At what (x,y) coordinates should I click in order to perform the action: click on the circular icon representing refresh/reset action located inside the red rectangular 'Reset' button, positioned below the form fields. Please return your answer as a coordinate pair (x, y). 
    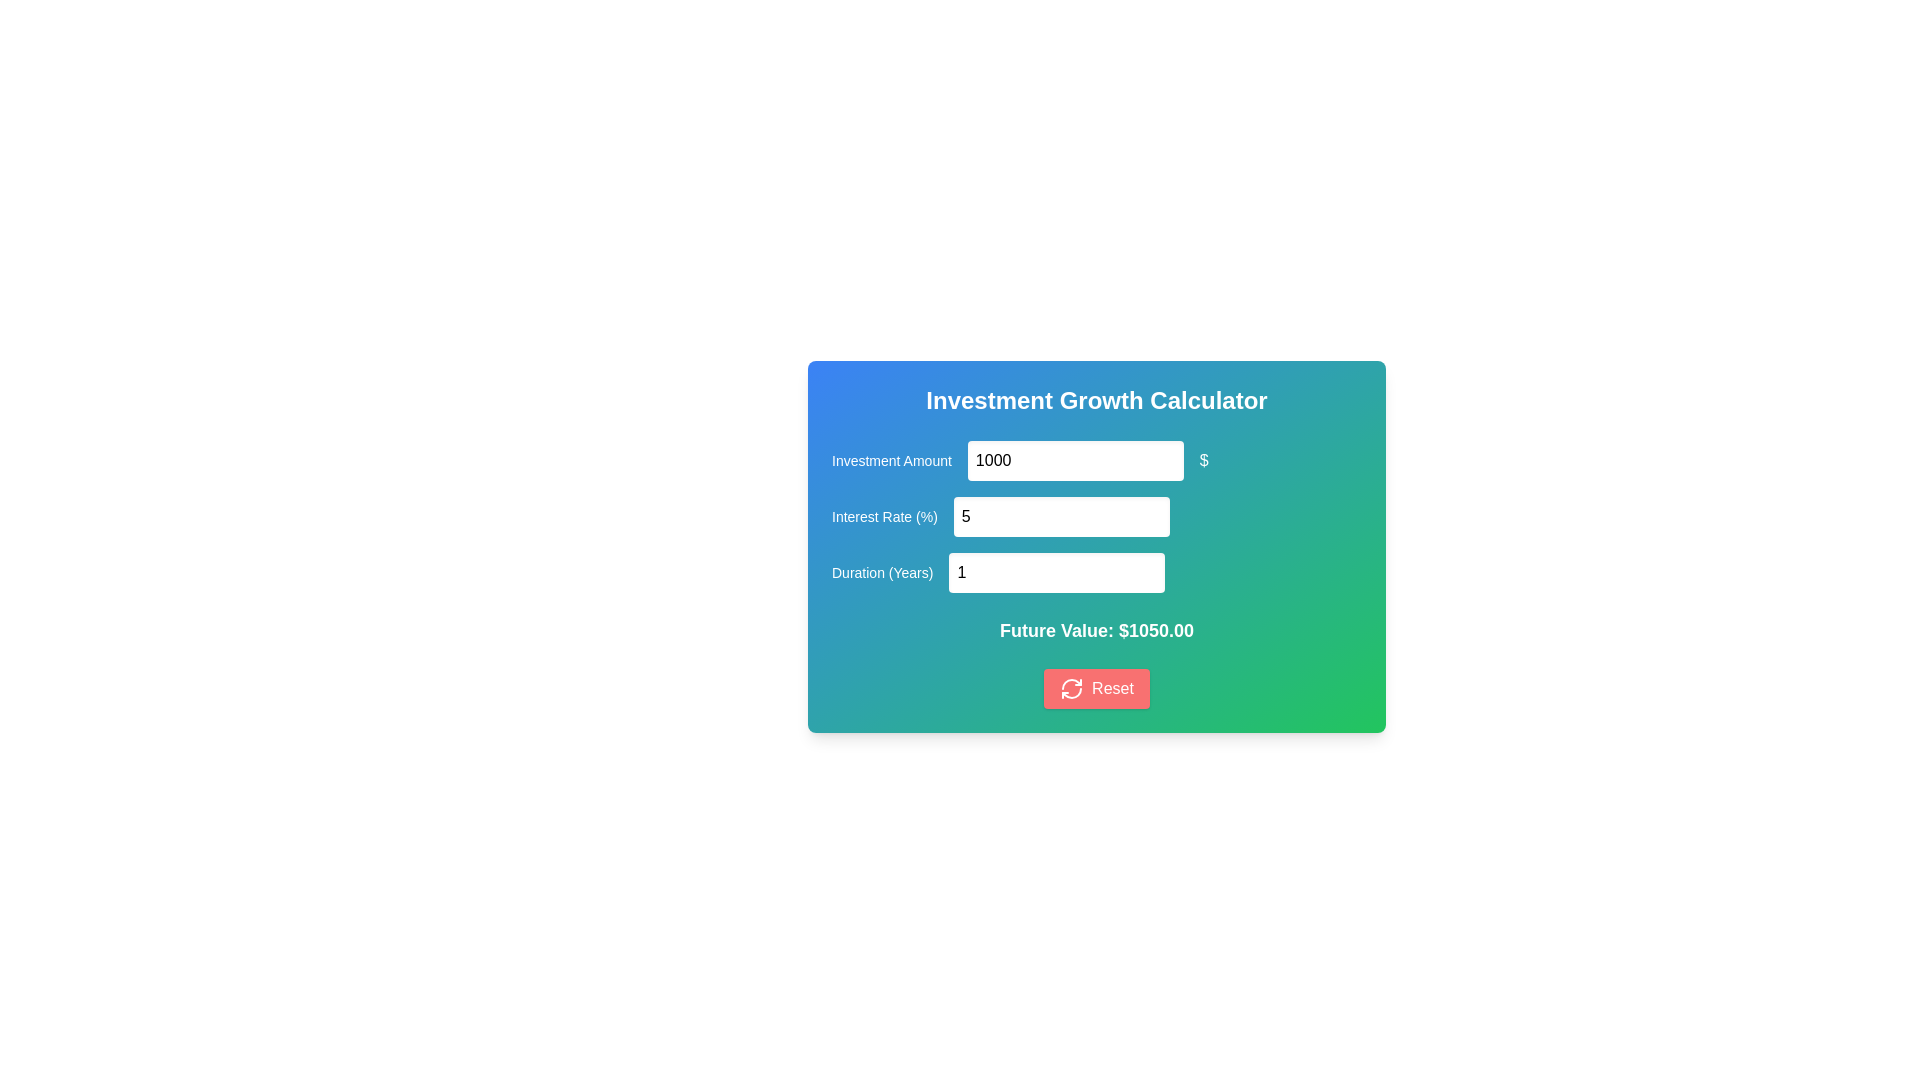
    Looking at the image, I should click on (1071, 688).